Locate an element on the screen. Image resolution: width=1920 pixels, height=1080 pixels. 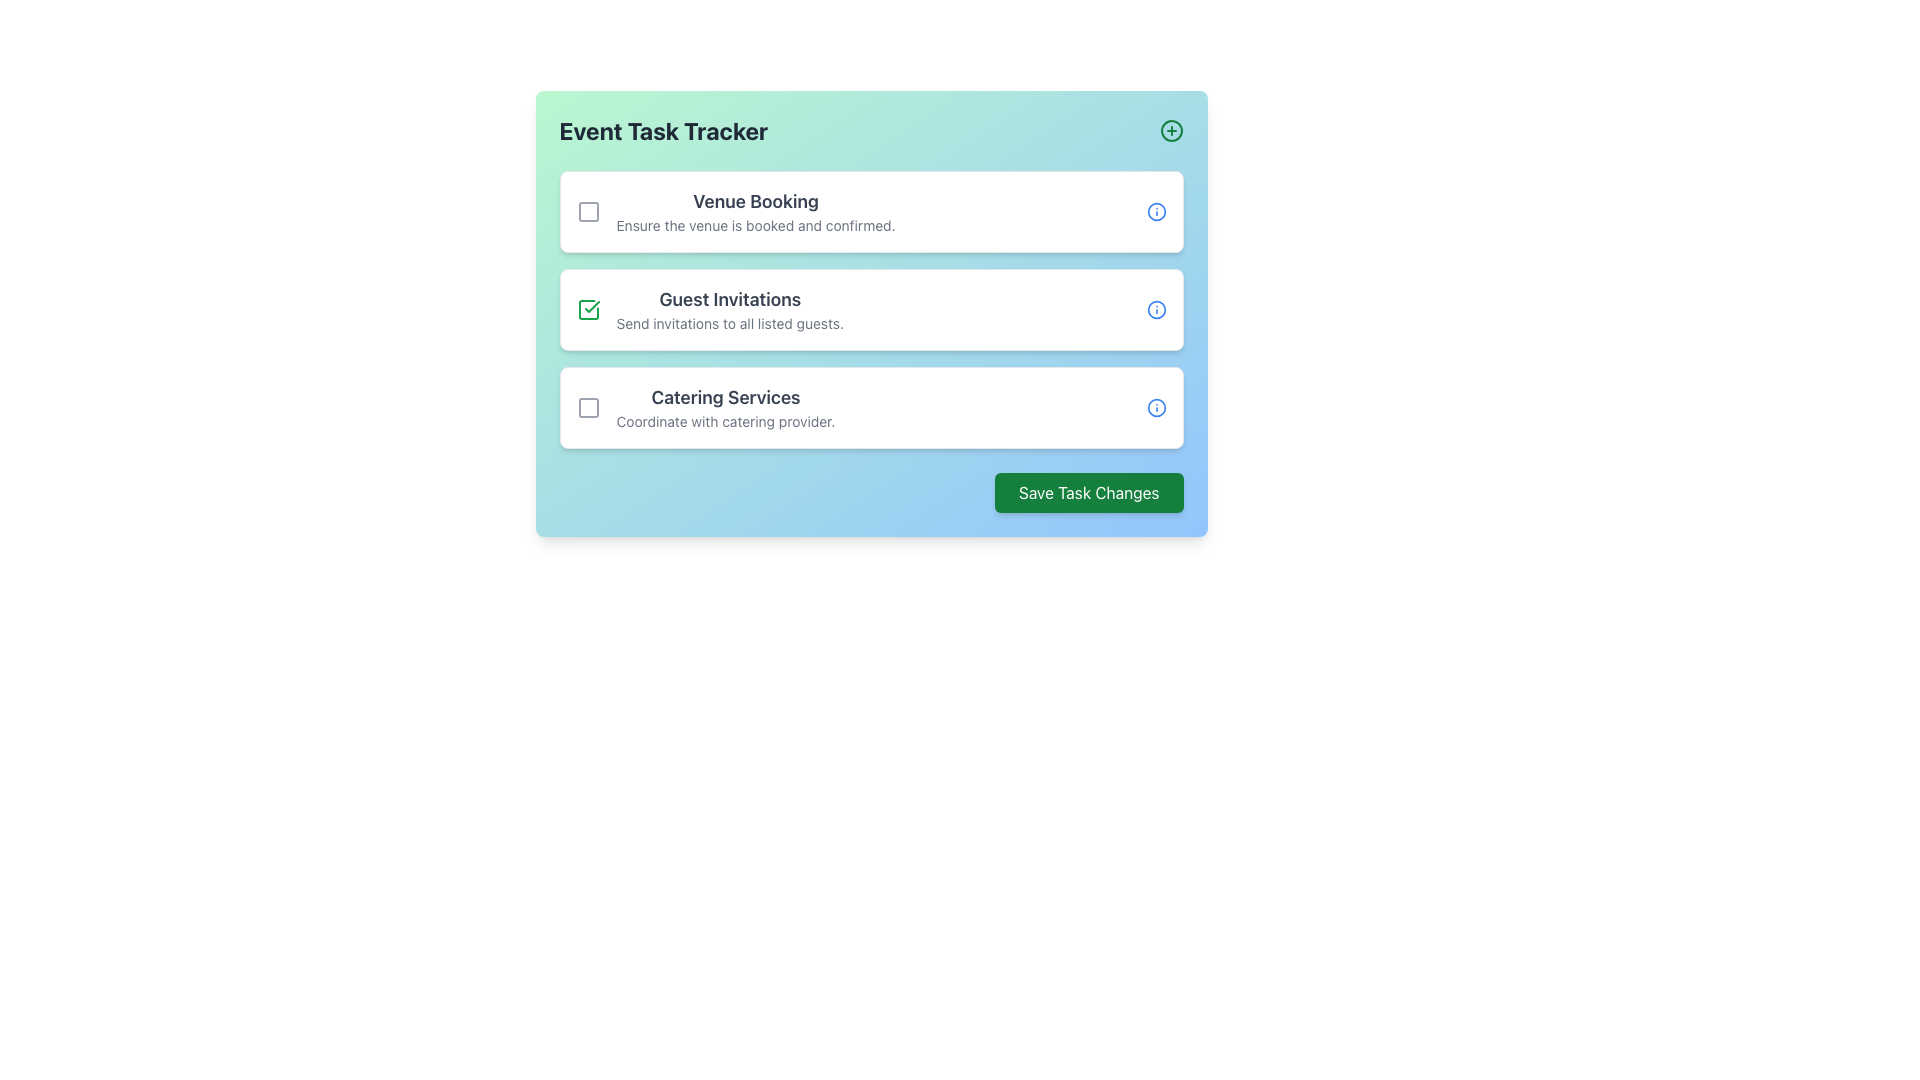
the first task item in the 'Event Task Tracker' section is located at coordinates (734, 212).